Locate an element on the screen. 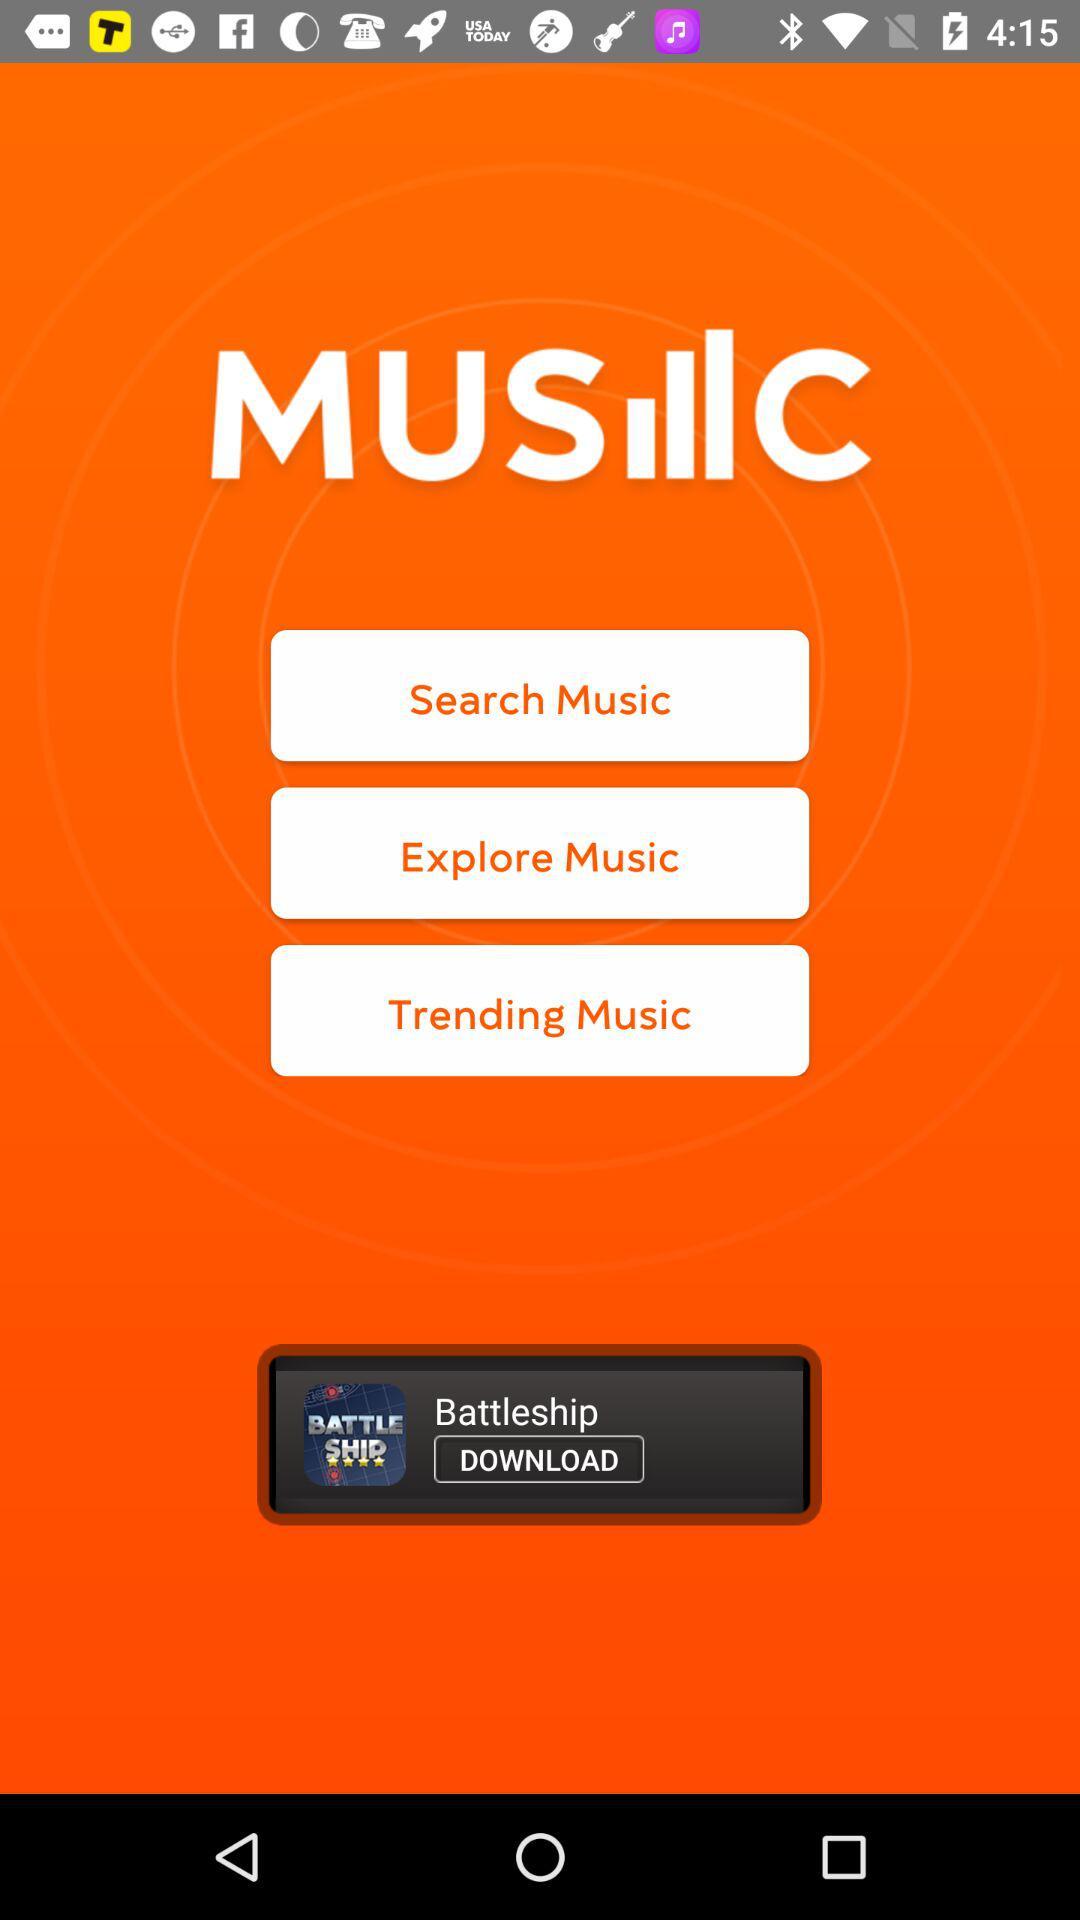  the item above trending music is located at coordinates (540, 853).